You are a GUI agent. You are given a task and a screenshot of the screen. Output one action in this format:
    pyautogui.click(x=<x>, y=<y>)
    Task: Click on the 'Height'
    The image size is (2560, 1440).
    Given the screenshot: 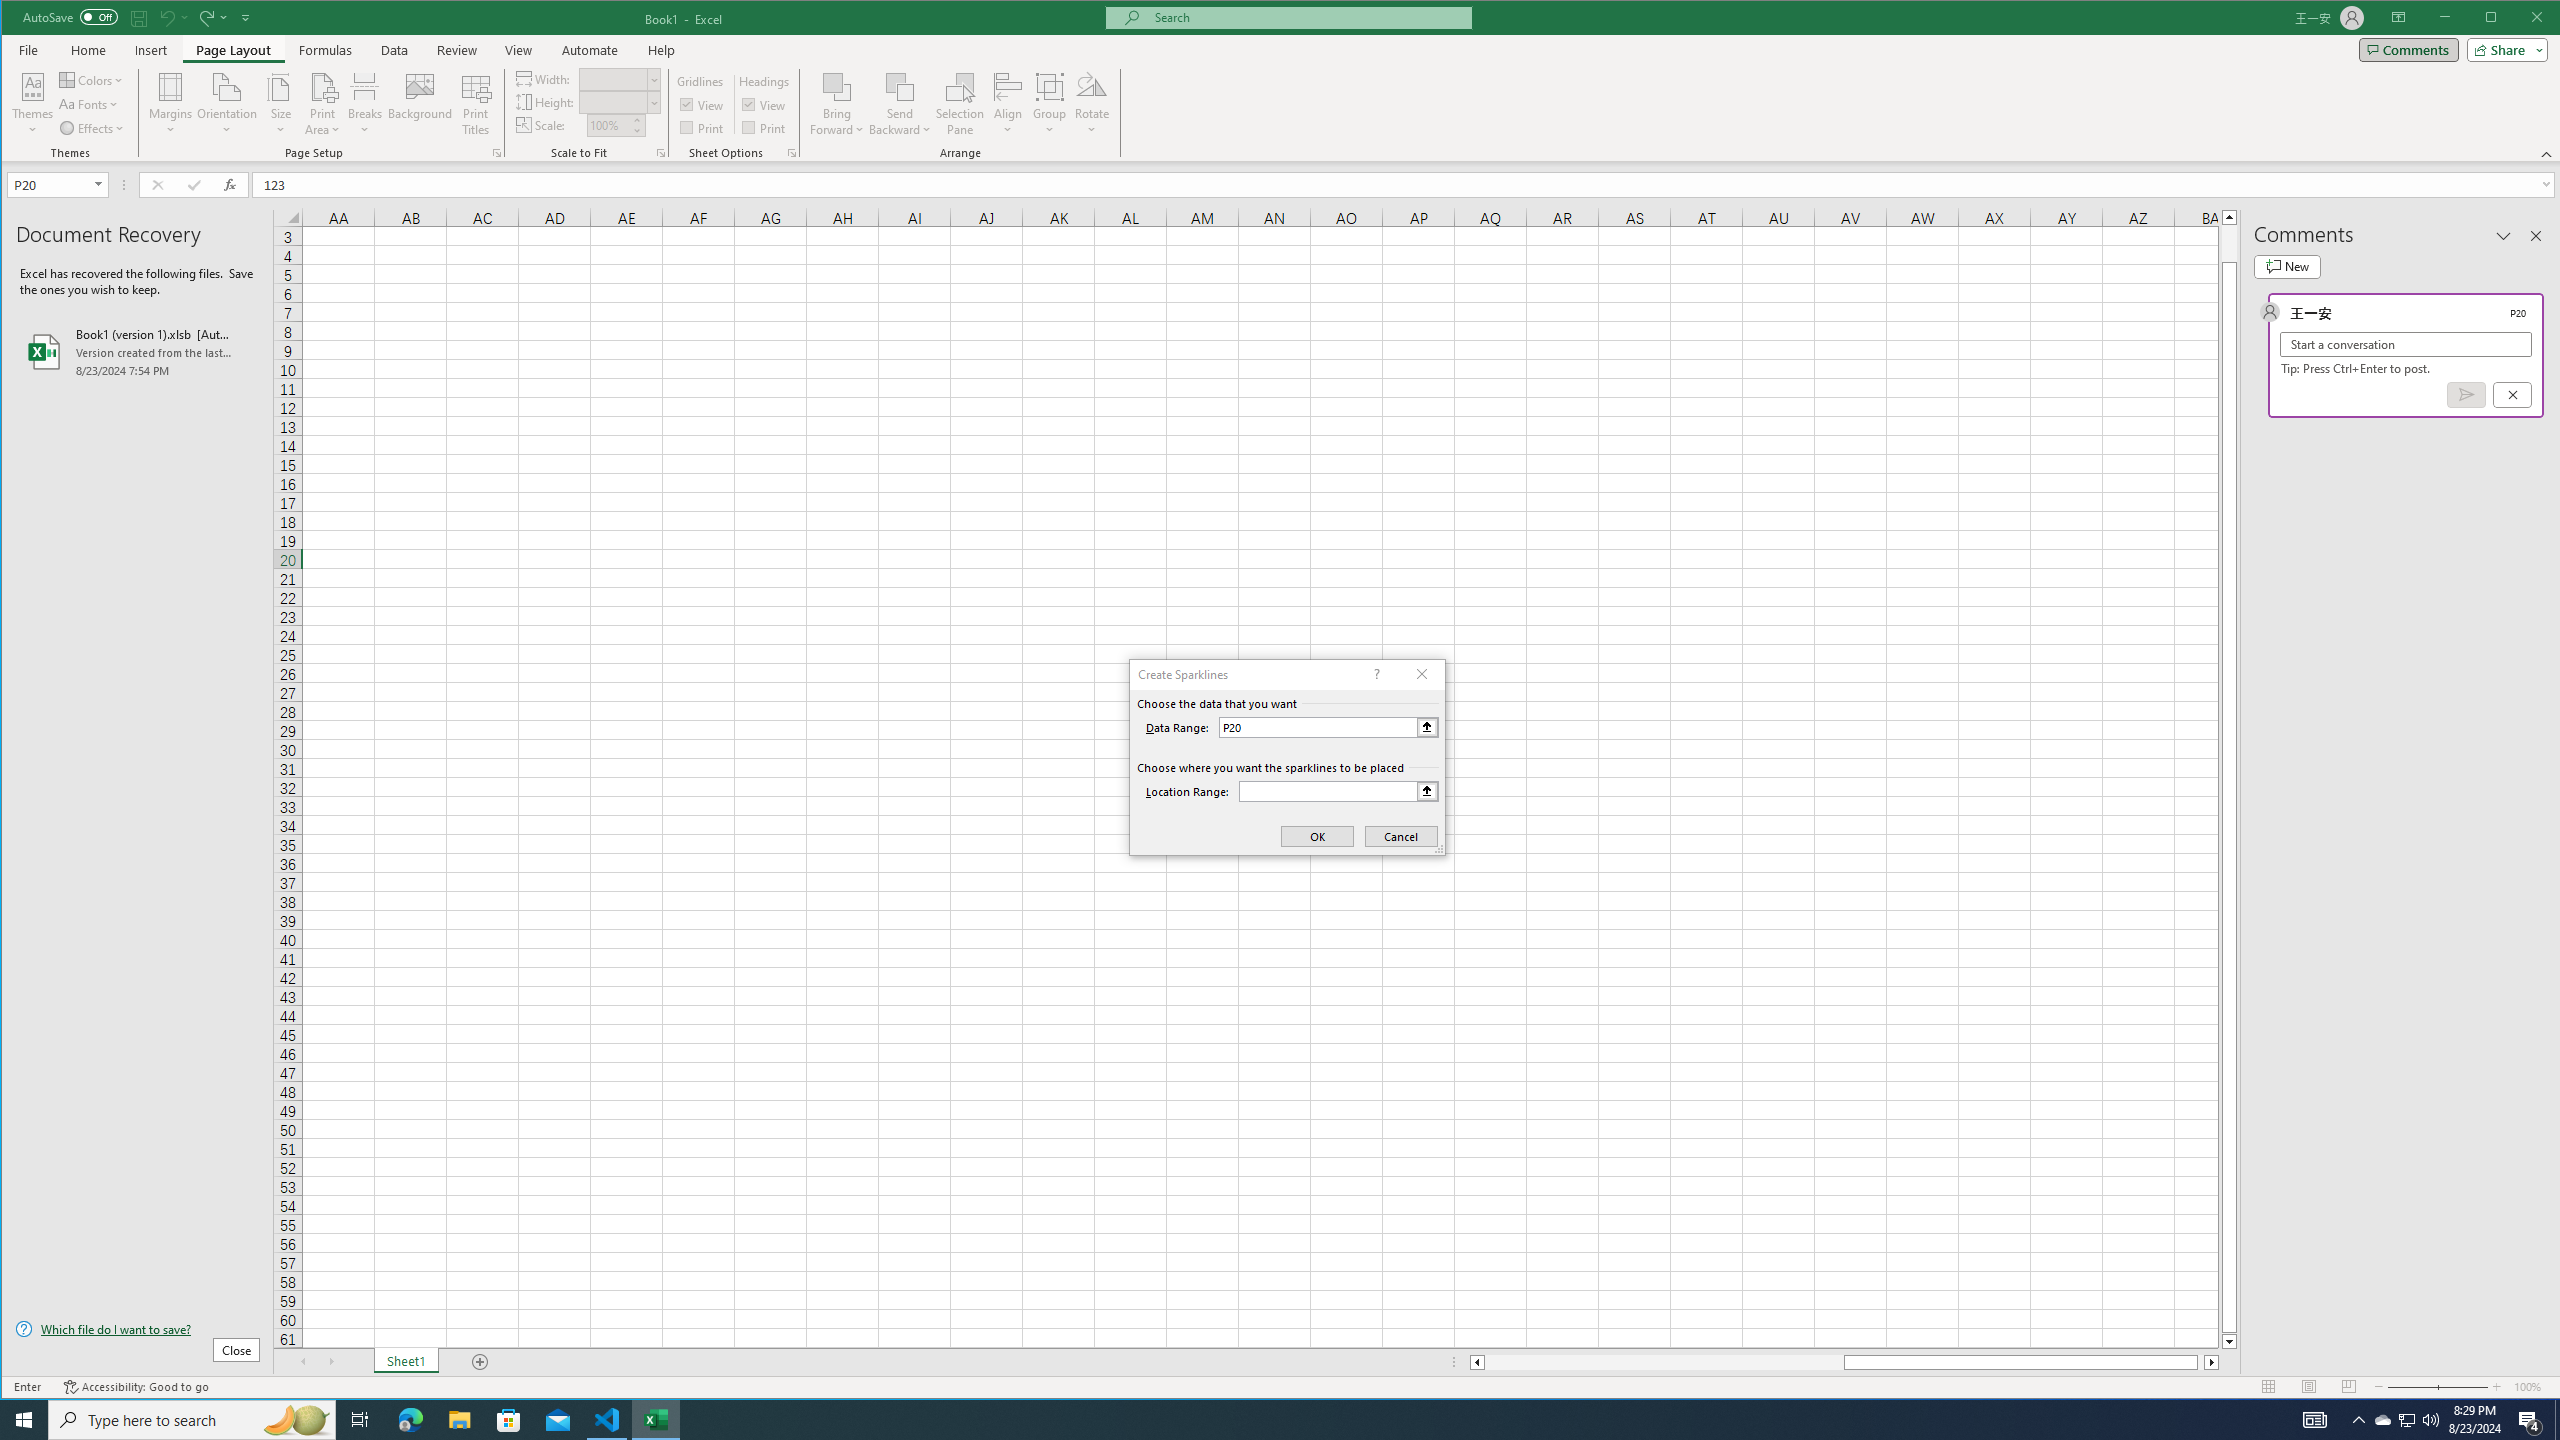 What is the action you would take?
    pyautogui.click(x=613, y=102)
    